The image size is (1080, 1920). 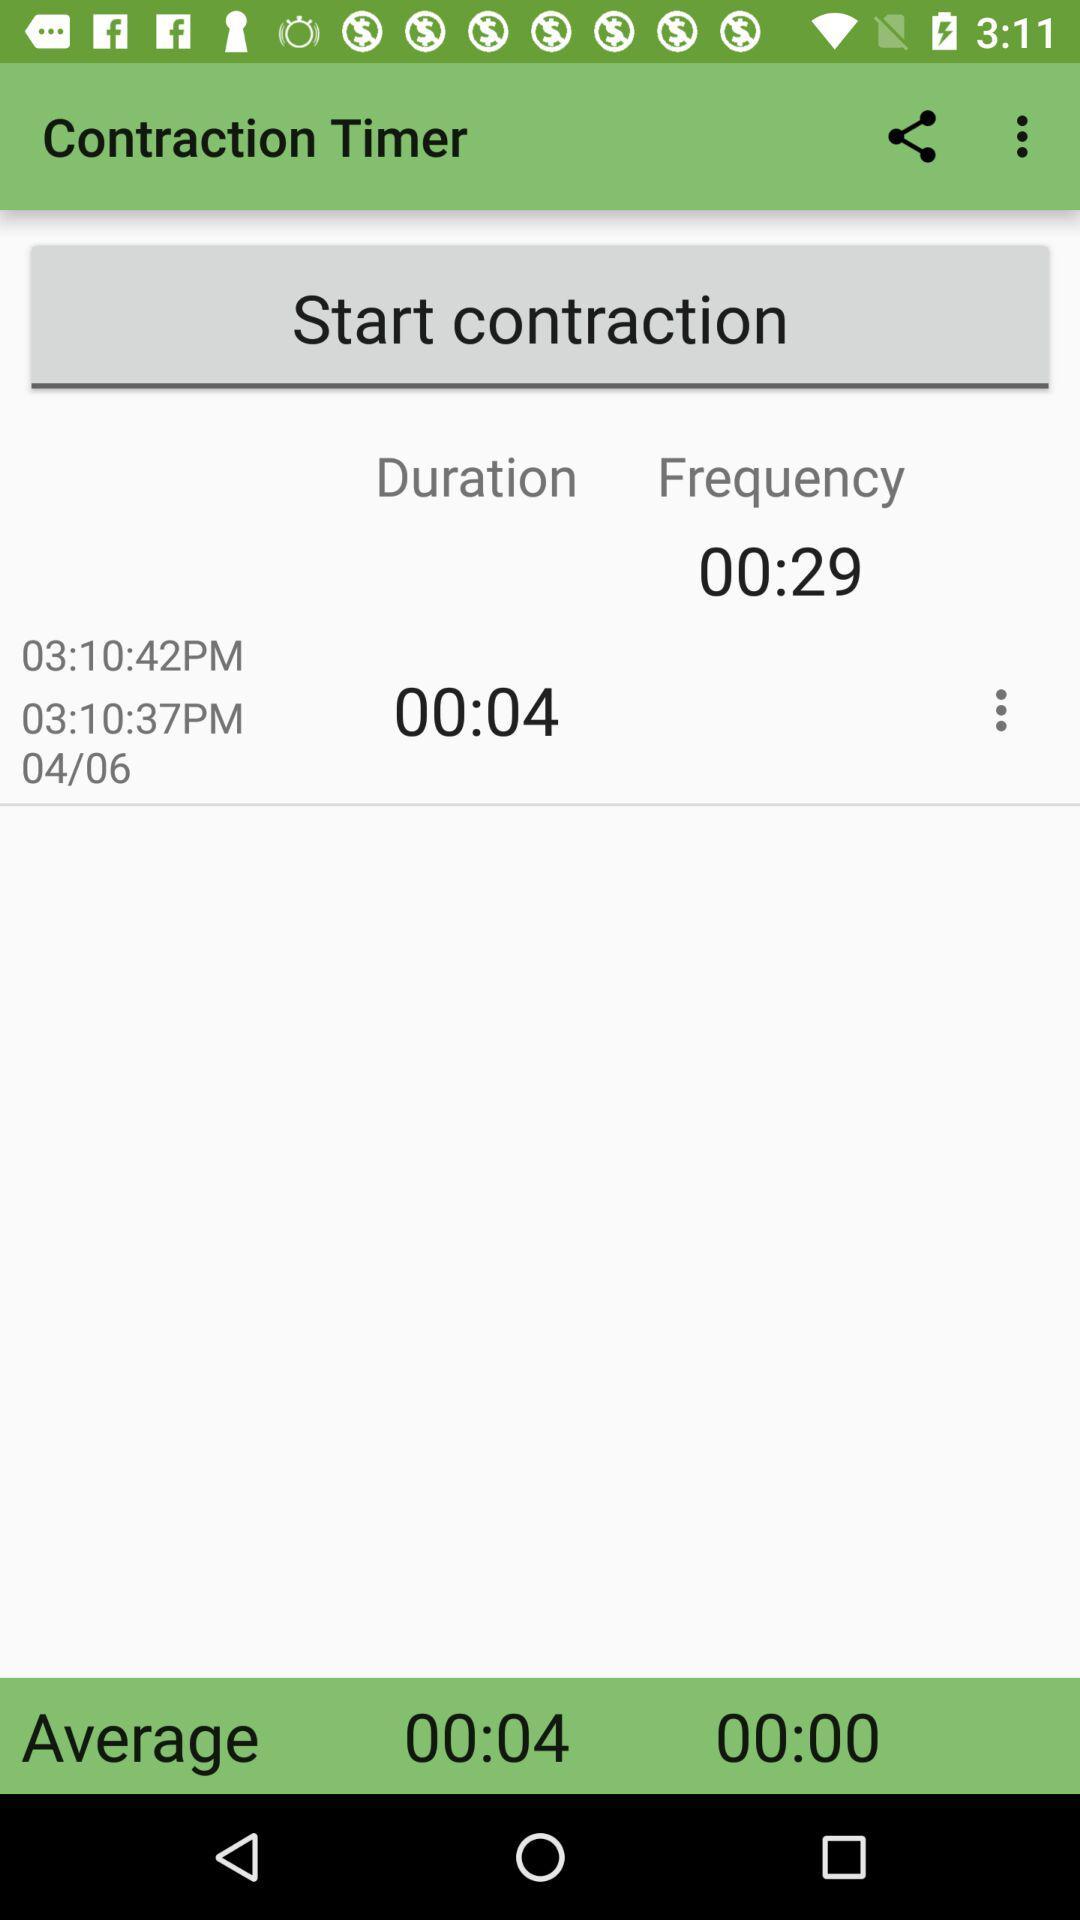 I want to click on start contraction, so click(x=540, y=316).